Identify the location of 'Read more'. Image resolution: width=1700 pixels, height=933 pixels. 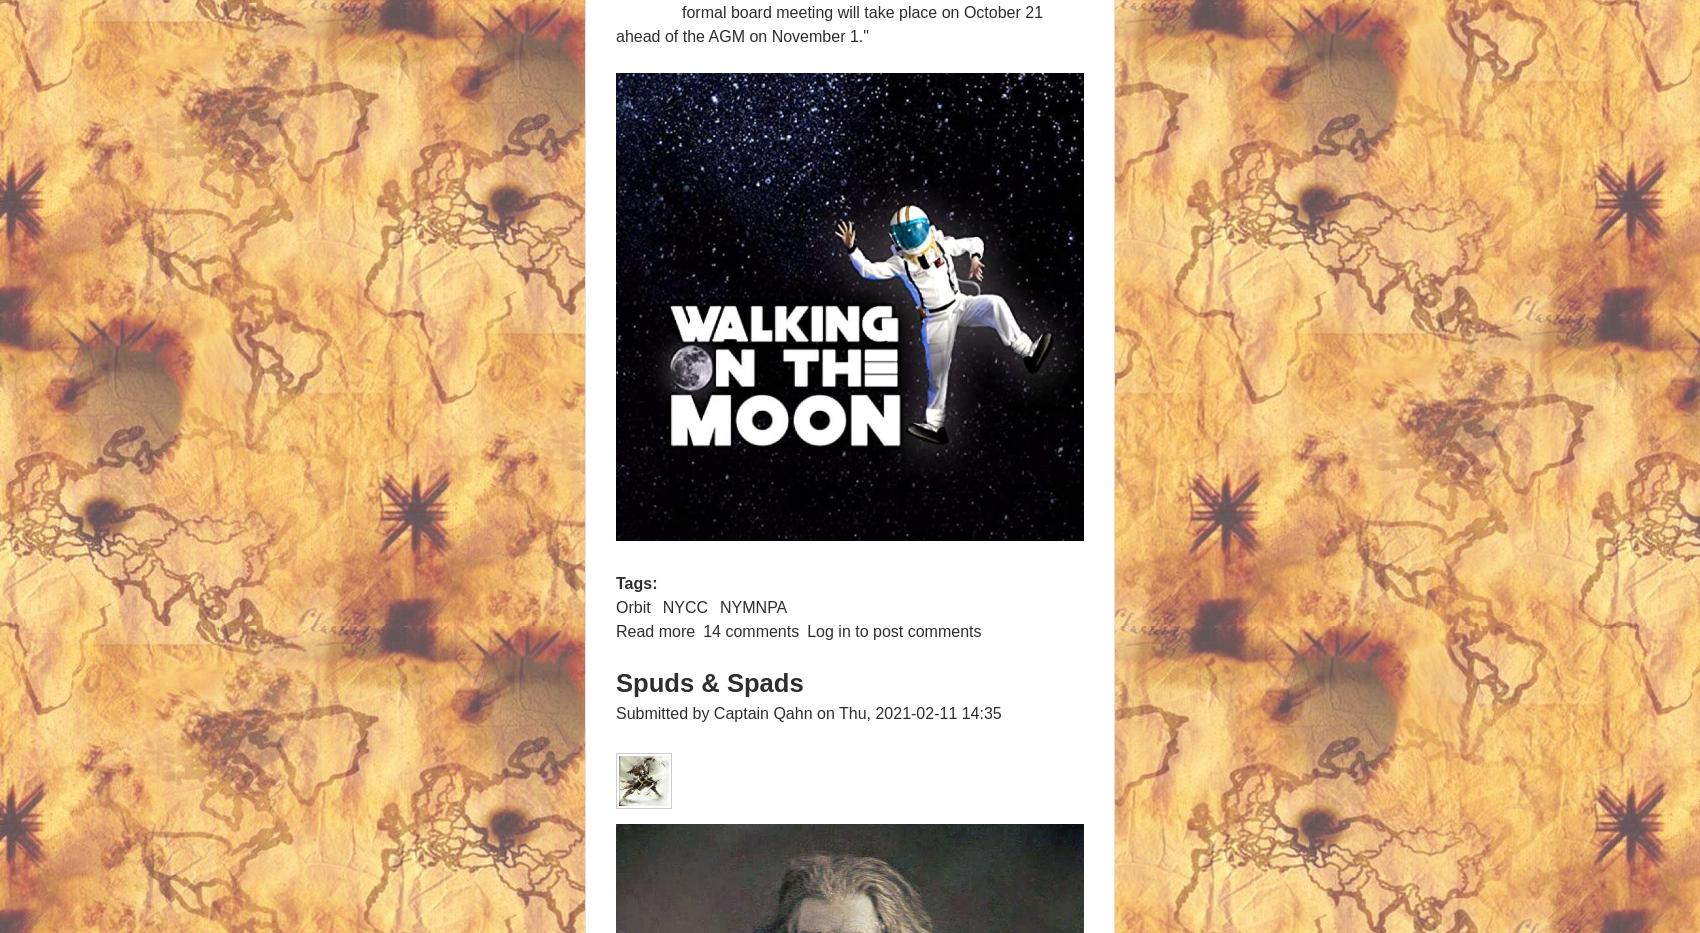
(615, 629).